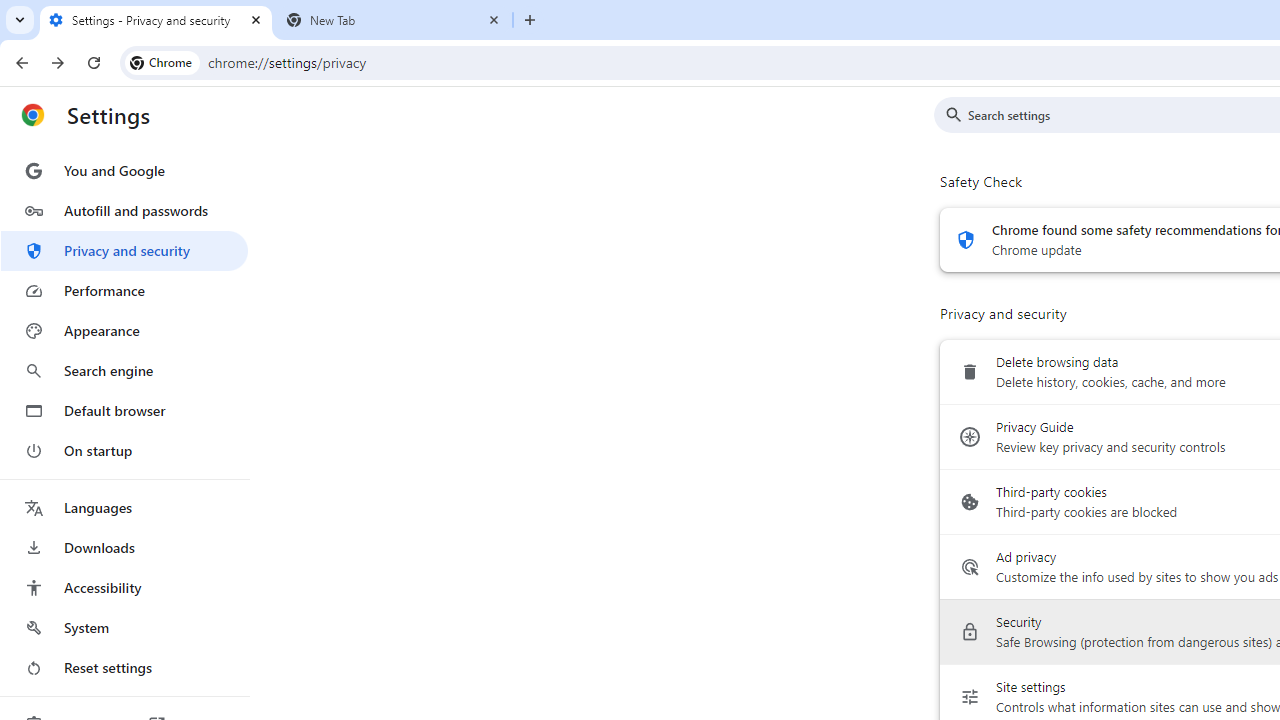 Image resolution: width=1280 pixels, height=720 pixels. What do you see at coordinates (123, 668) in the screenshot?
I see `'Reset settings'` at bounding box center [123, 668].